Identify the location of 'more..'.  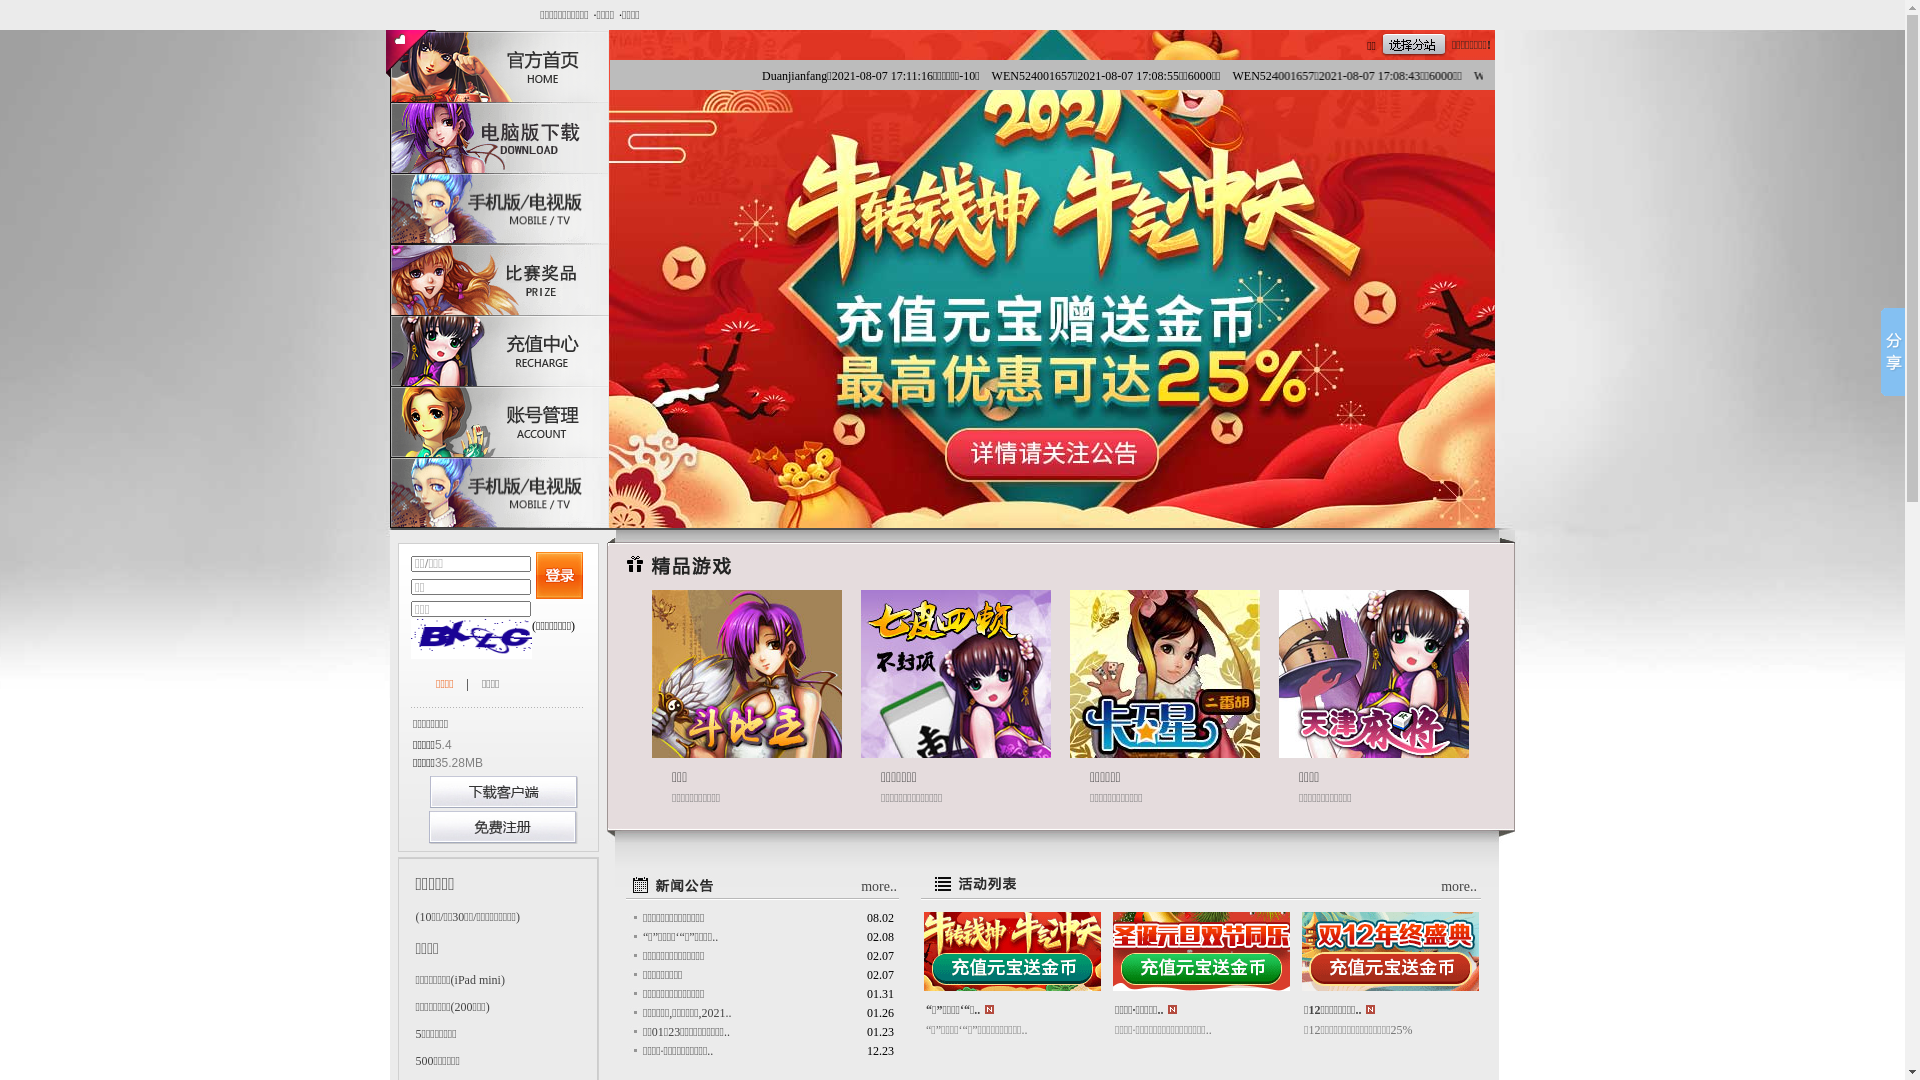
(878, 885).